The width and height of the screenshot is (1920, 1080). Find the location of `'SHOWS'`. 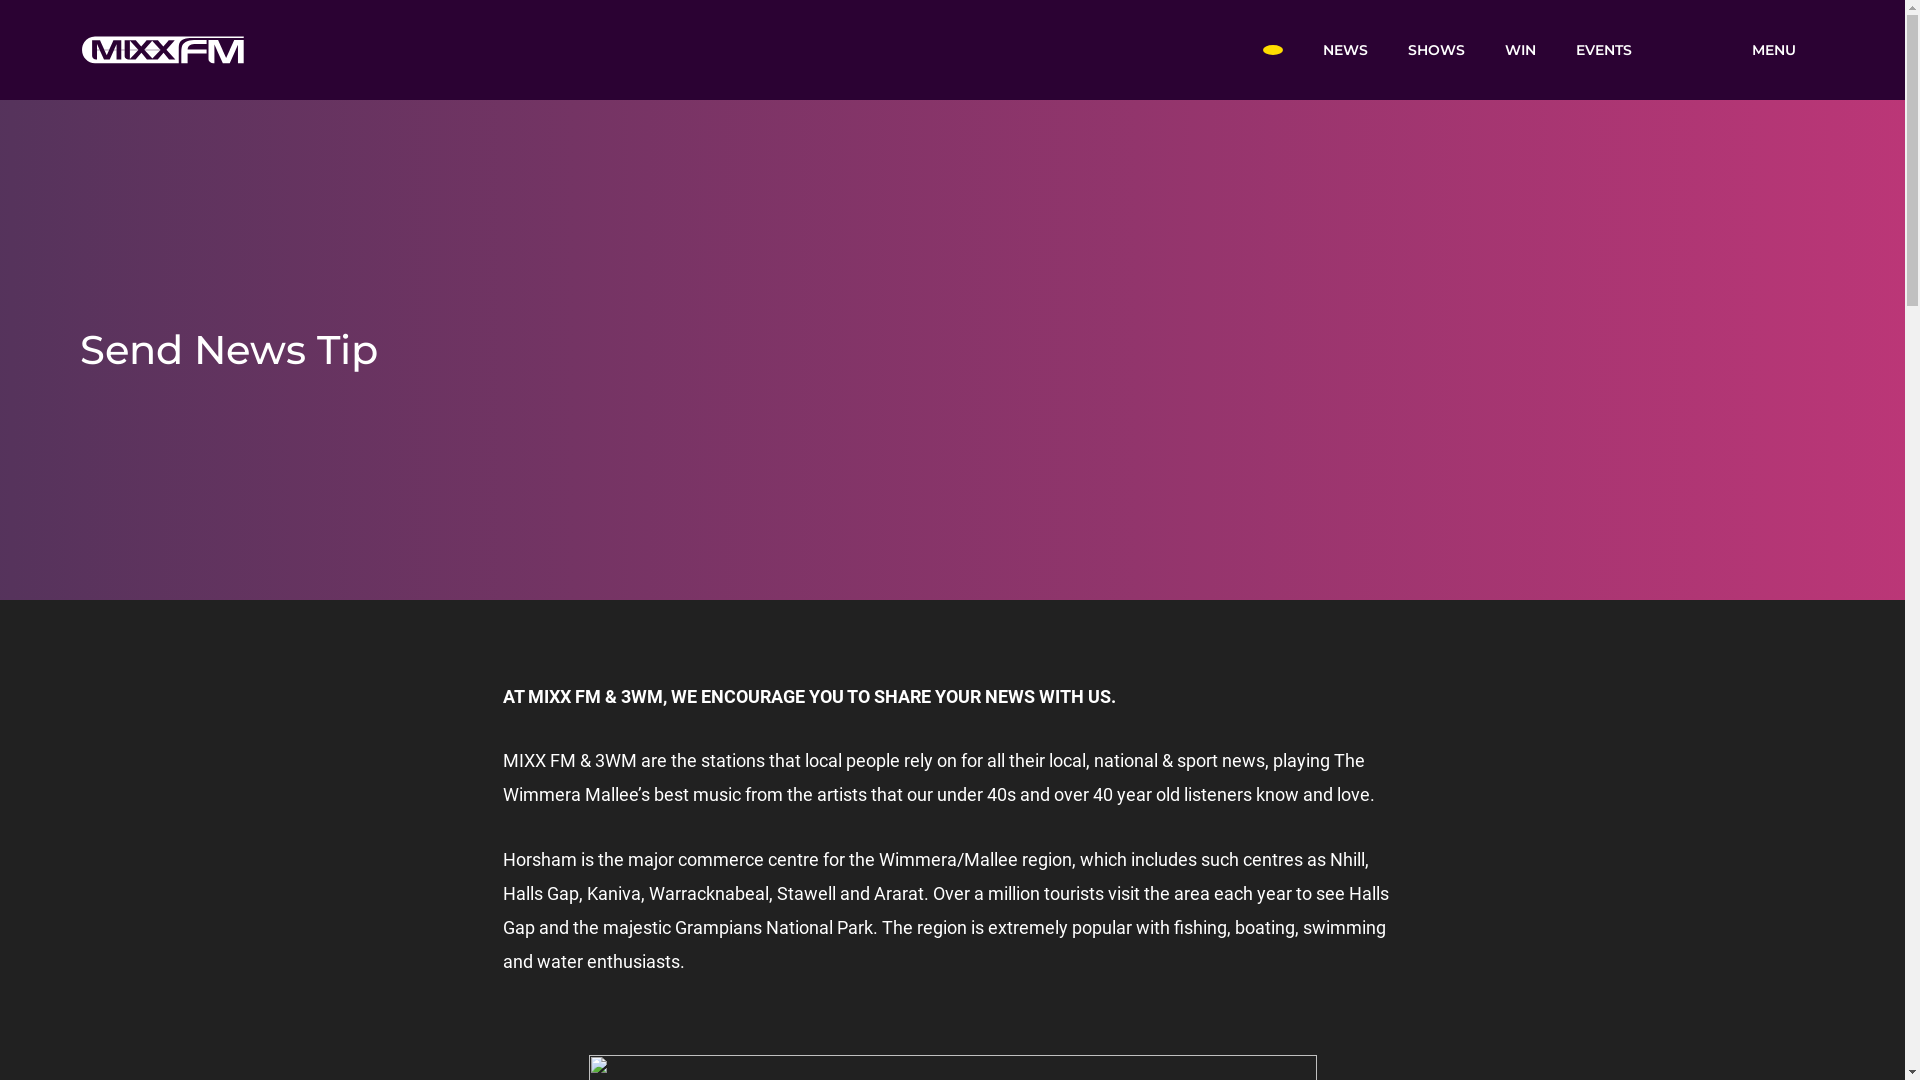

'SHOWS' is located at coordinates (1435, 48).